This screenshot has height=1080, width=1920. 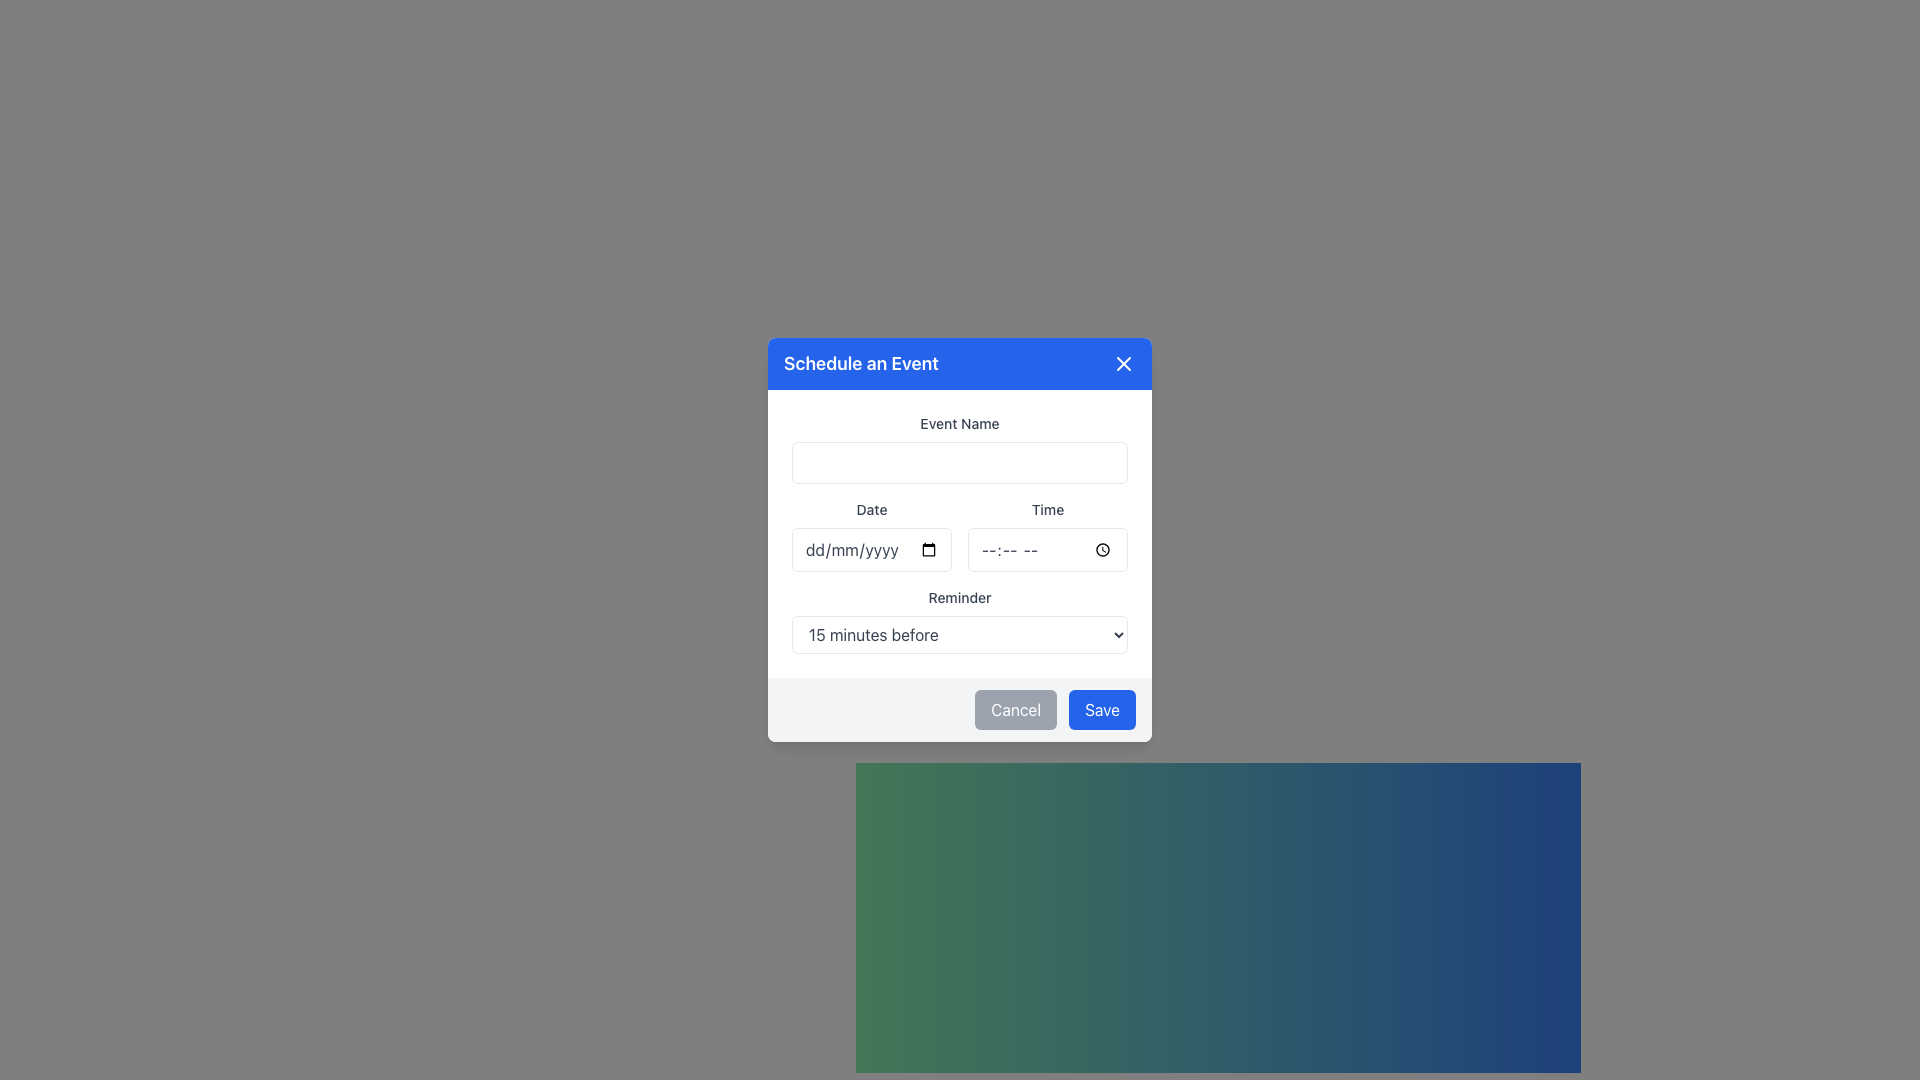 What do you see at coordinates (872, 535) in the screenshot?
I see `the calendar icon in the date input field of the 'Schedule an Event' modal dialog` at bounding box center [872, 535].